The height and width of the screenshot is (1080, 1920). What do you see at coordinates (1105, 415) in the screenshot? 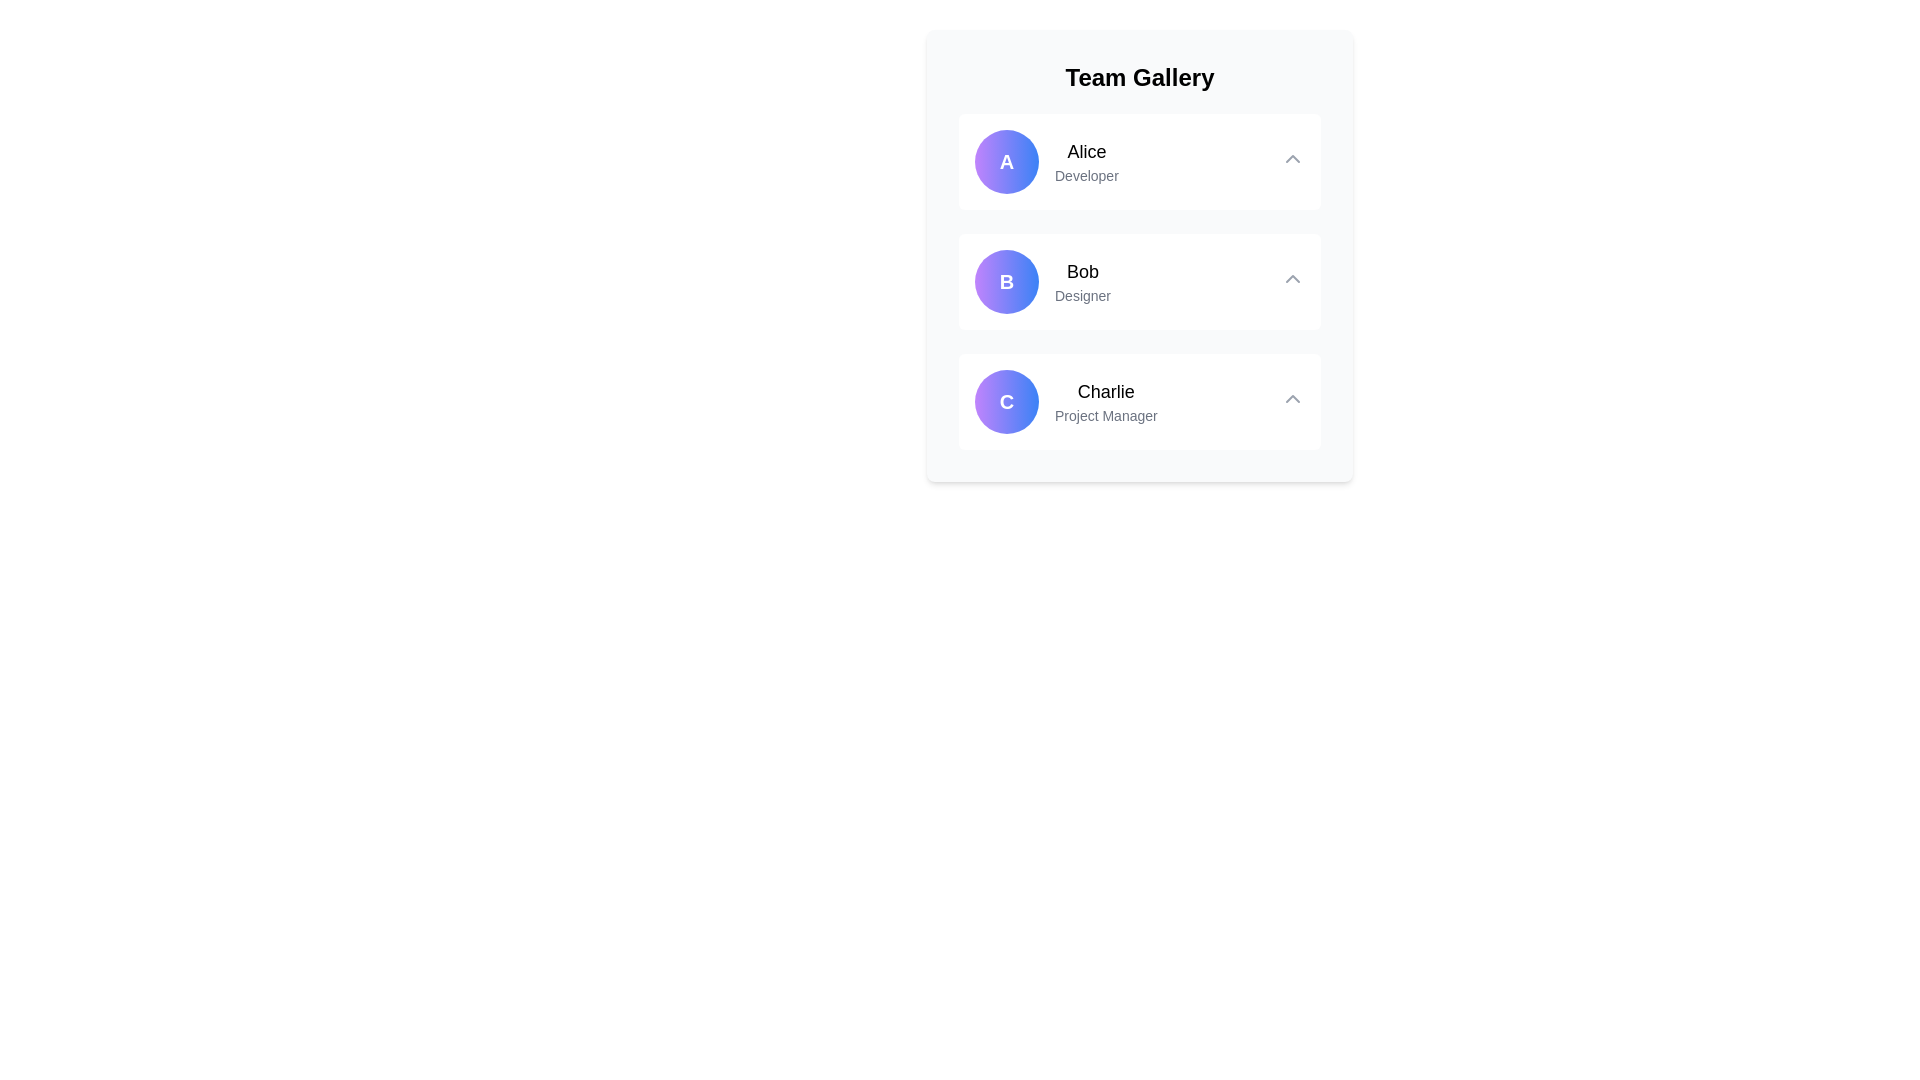
I see `the Text Label indicating the role or title of the user associated with the profile entry for 'Charlie', located below the name in the 'Team Gallery'` at bounding box center [1105, 415].